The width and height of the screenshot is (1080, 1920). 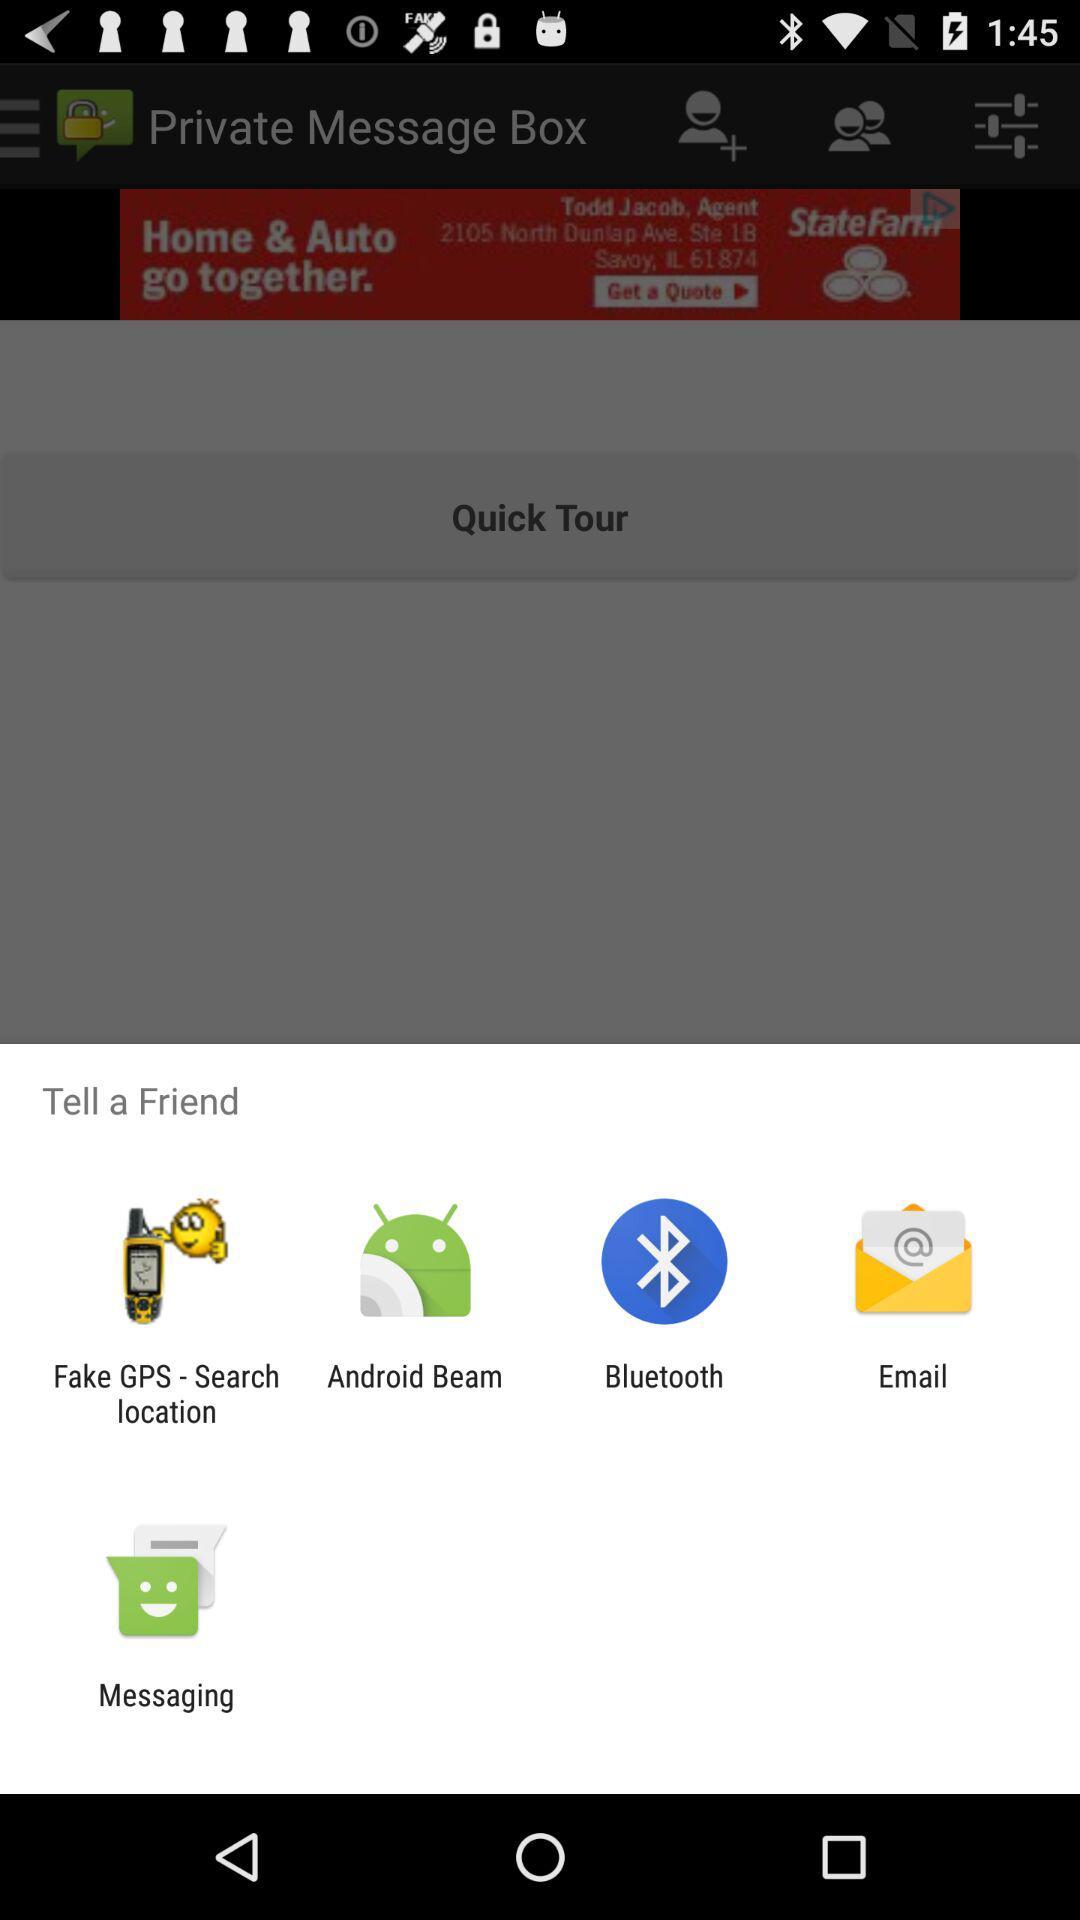 What do you see at coordinates (664, 1392) in the screenshot?
I see `bluetooth app` at bounding box center [664, 1392].